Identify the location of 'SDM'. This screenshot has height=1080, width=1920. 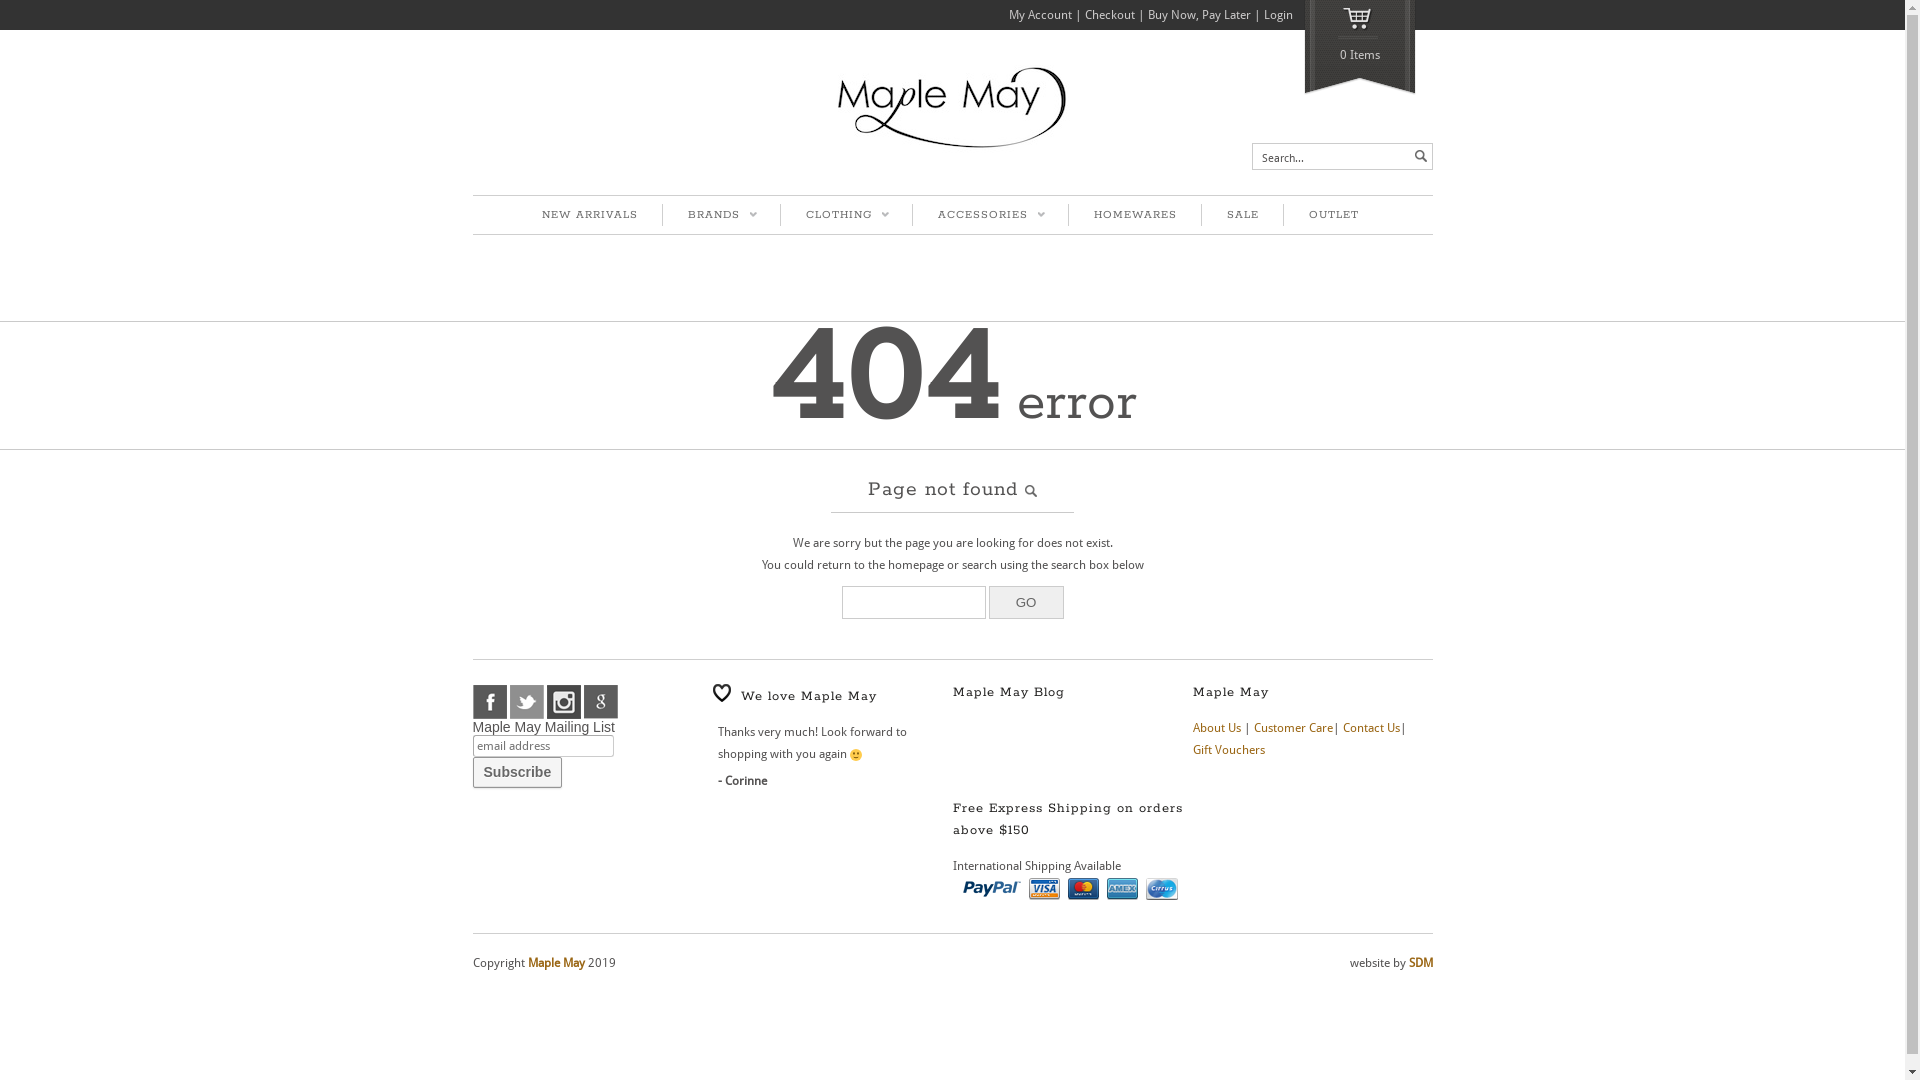
(1406, 962).